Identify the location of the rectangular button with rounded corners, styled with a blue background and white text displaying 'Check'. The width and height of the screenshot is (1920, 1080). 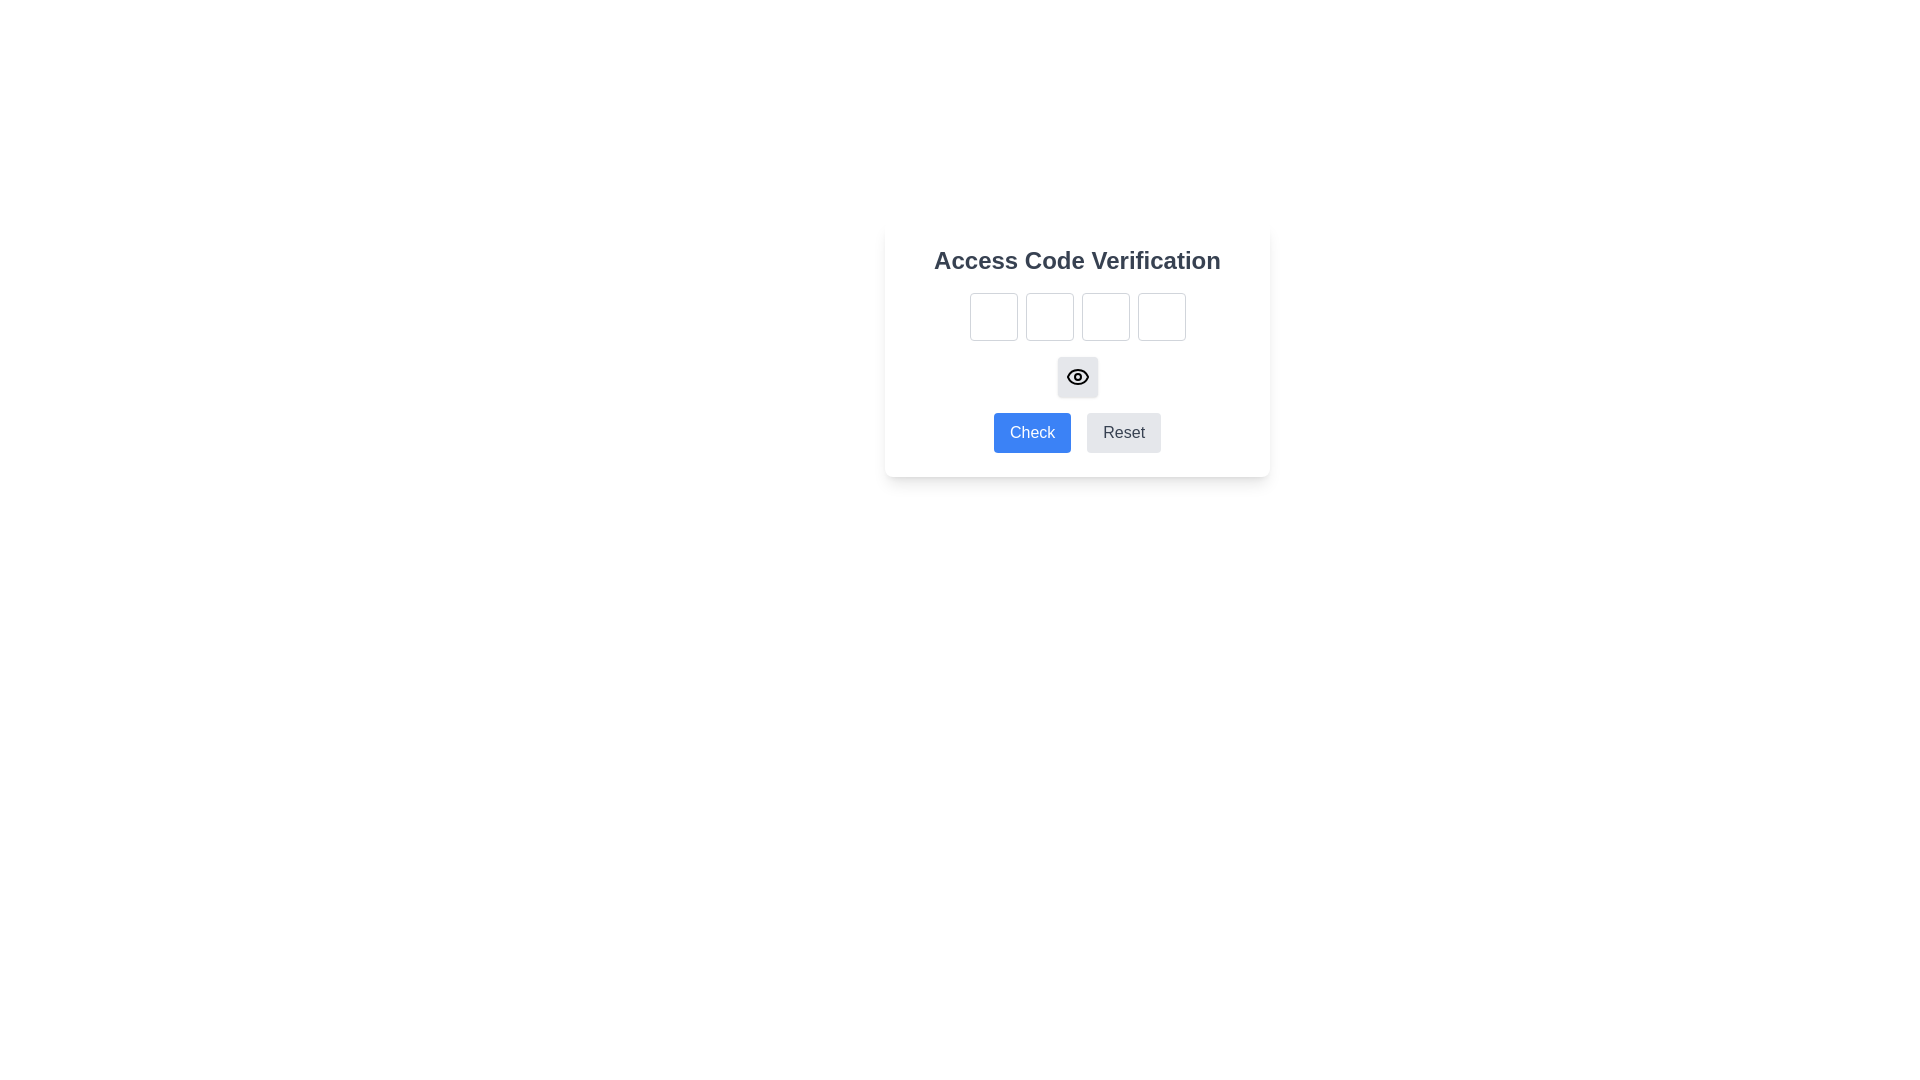
(1032, 431).